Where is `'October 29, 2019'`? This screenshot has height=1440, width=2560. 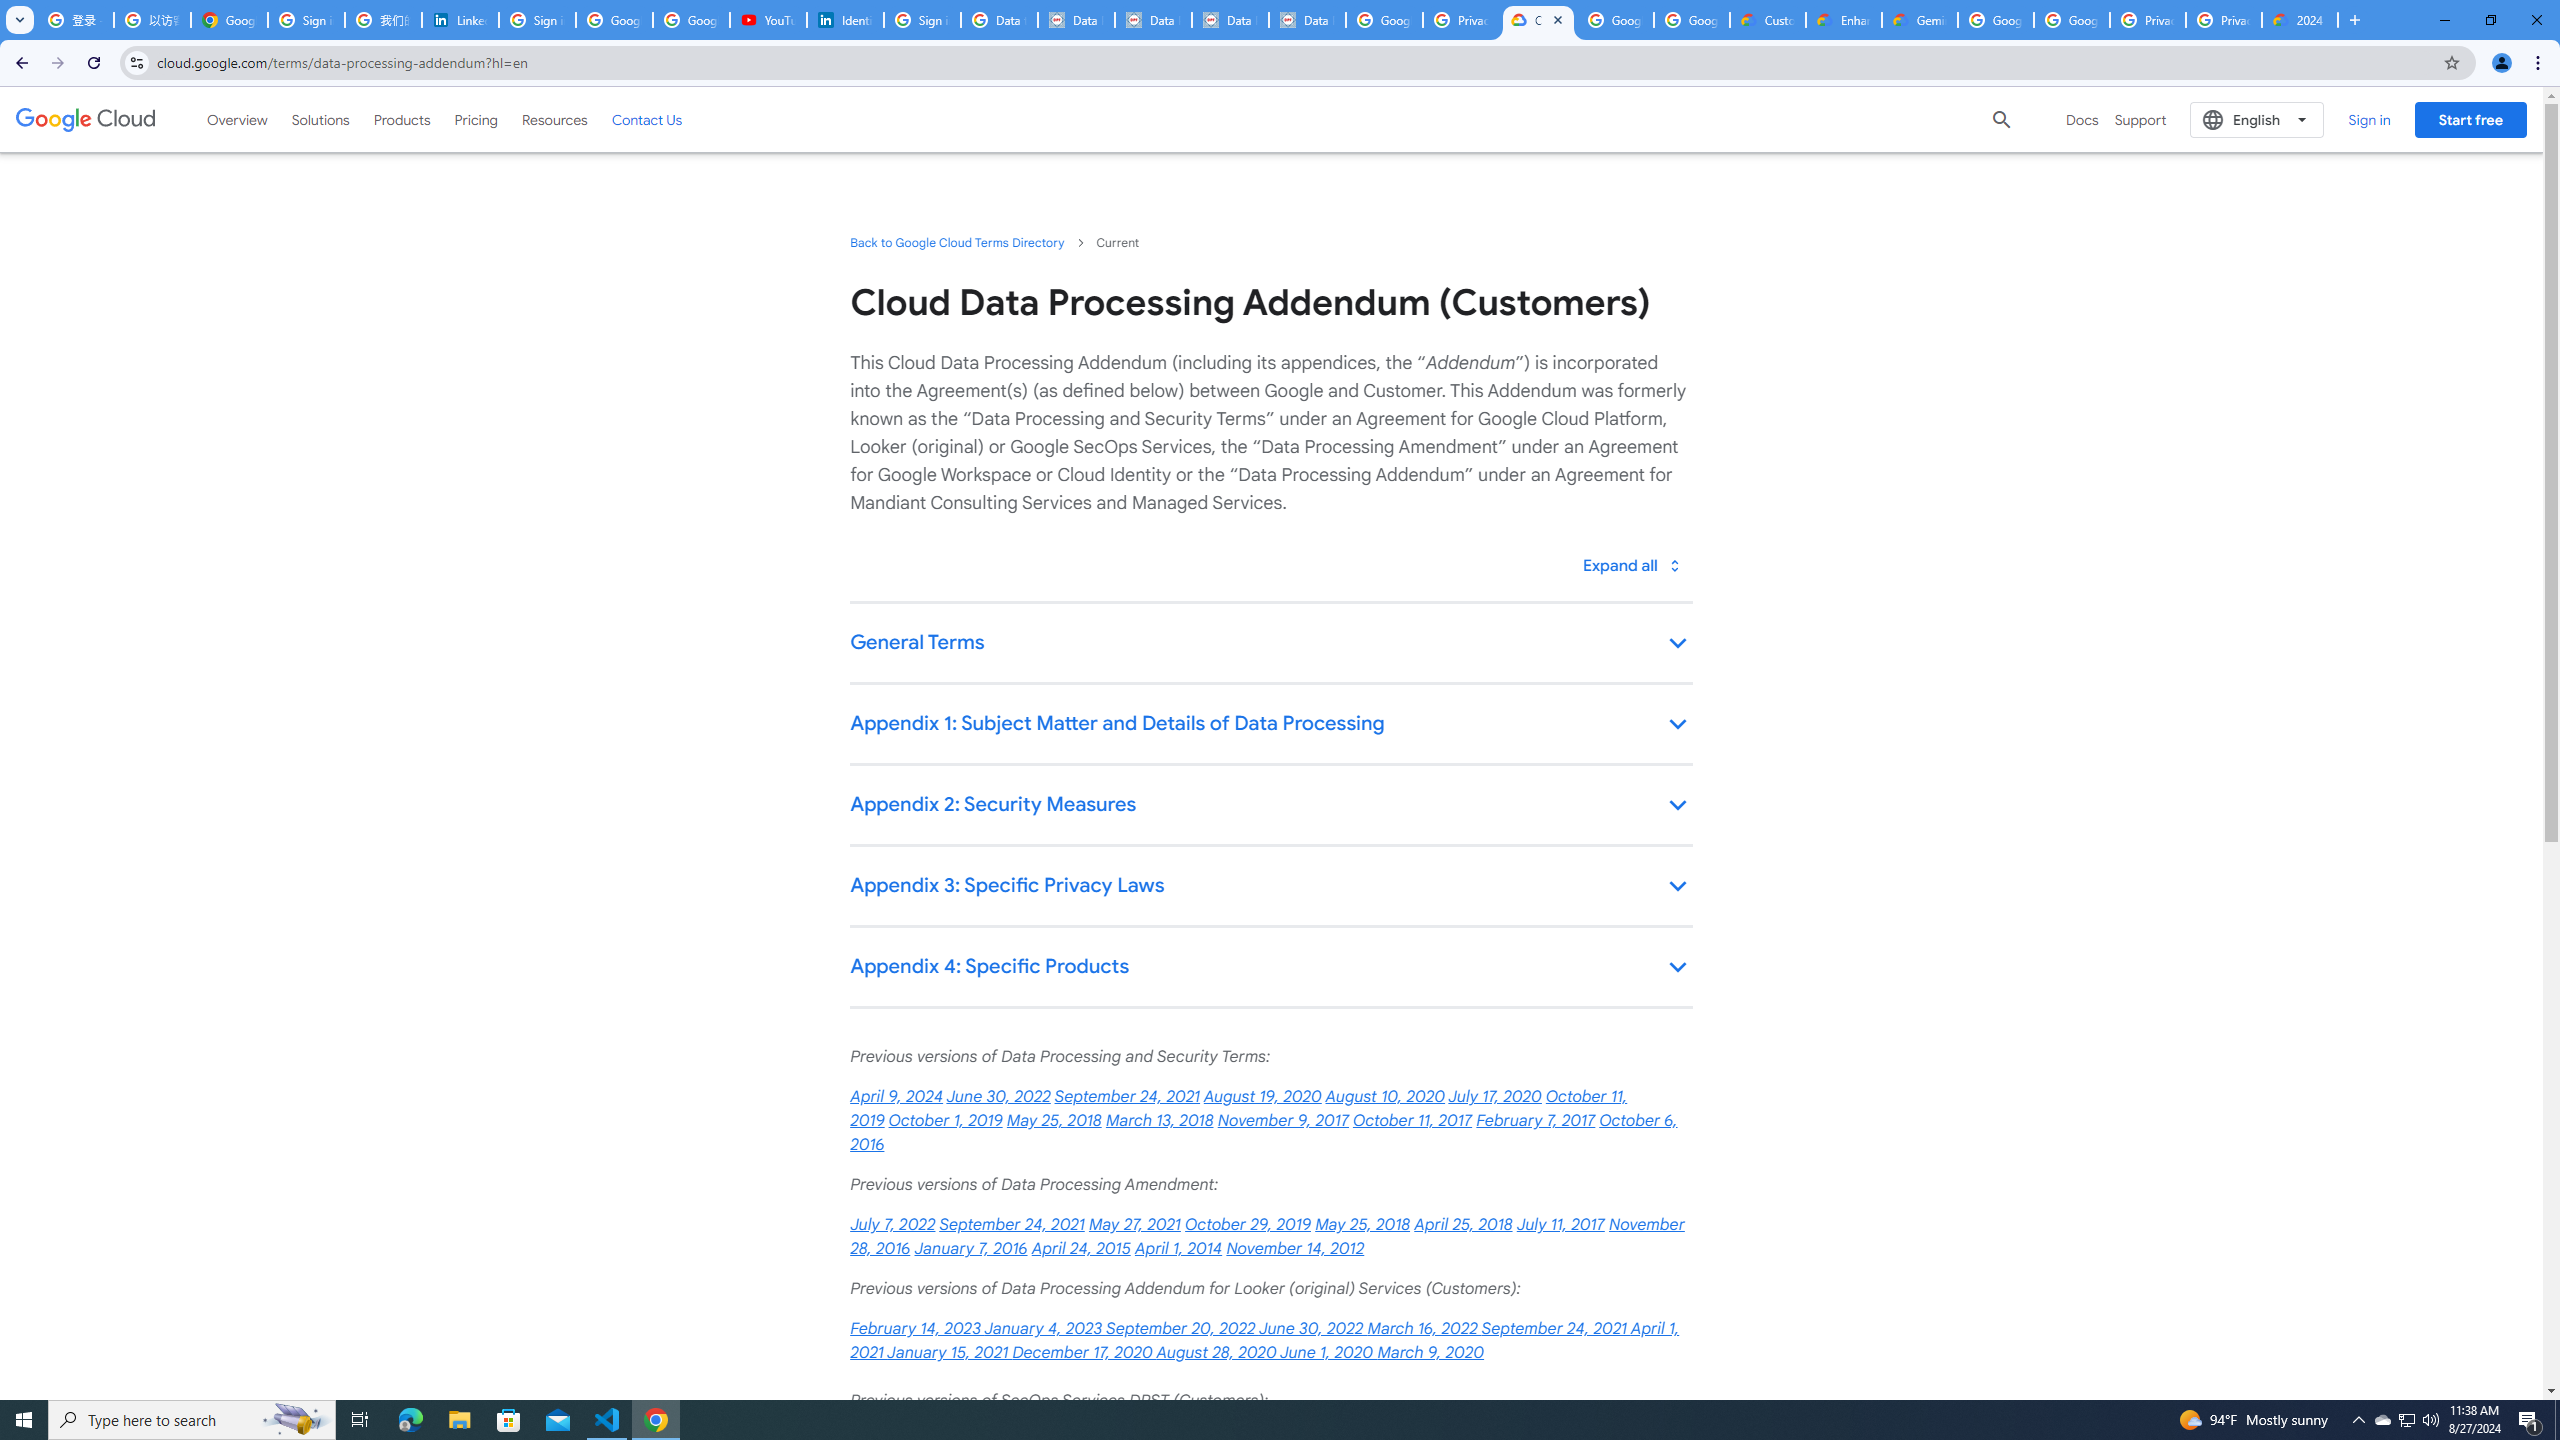 'October 29, 2019' is located at coordinates (1247, 1225).